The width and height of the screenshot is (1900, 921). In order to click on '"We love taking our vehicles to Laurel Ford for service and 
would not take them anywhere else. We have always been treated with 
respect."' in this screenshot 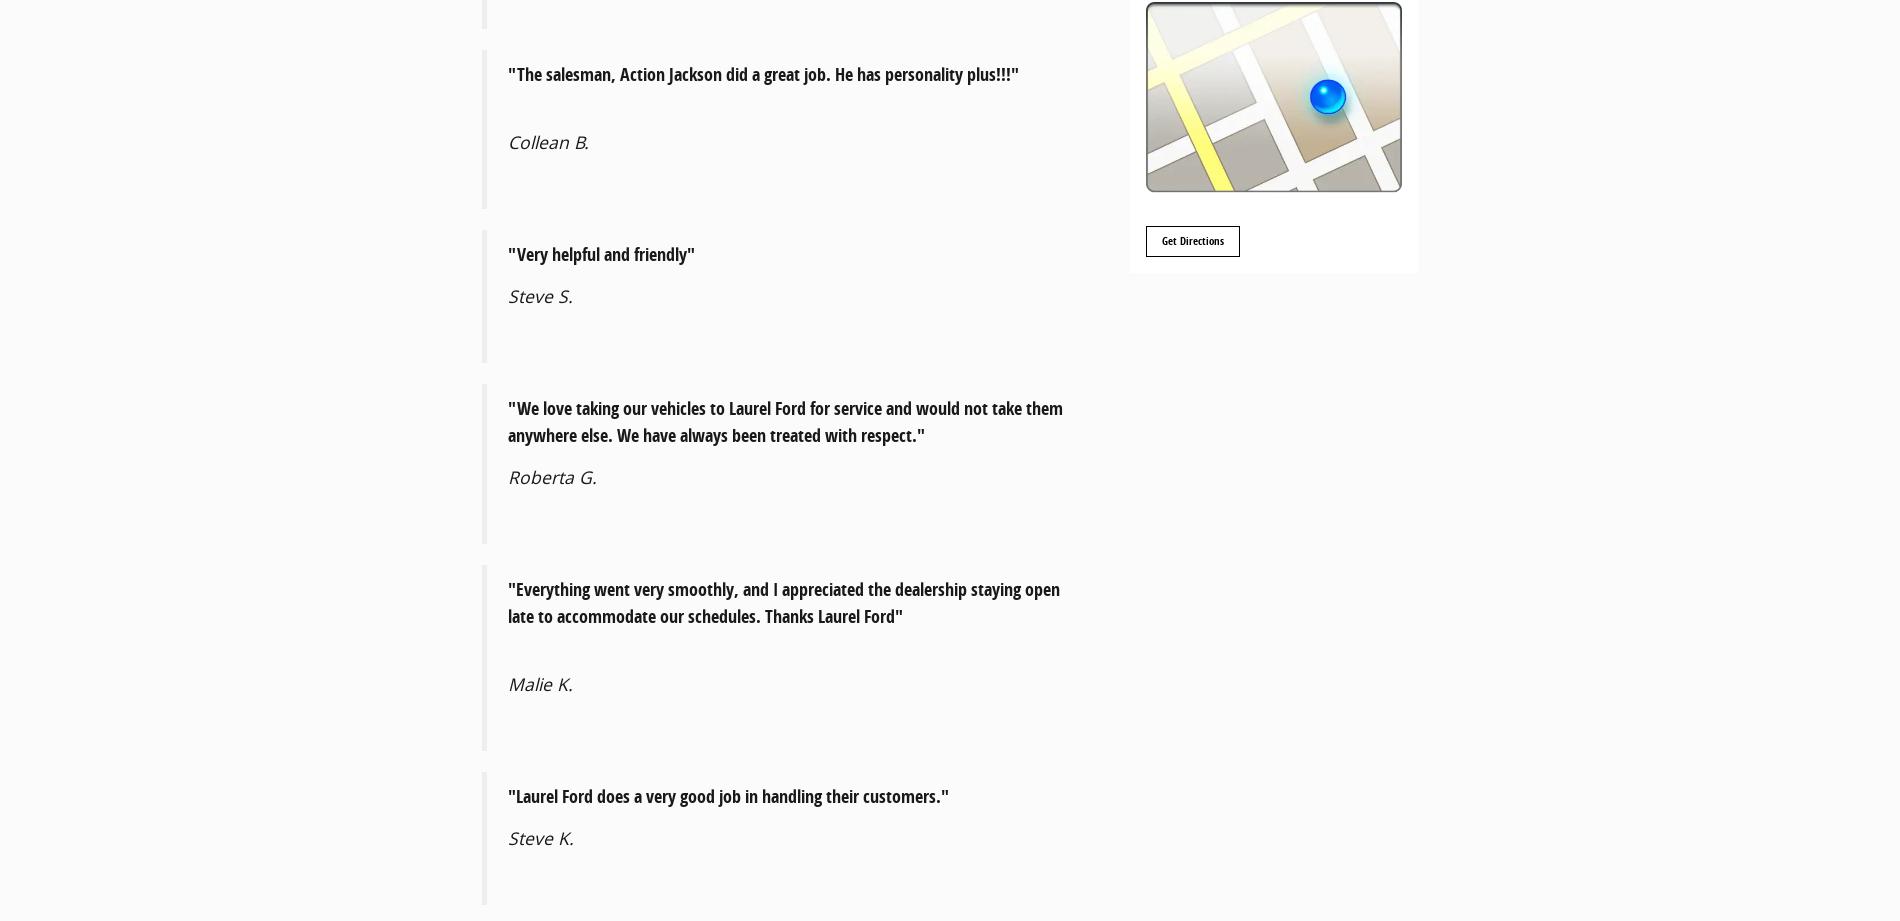, I will do `click(508, 420)`.